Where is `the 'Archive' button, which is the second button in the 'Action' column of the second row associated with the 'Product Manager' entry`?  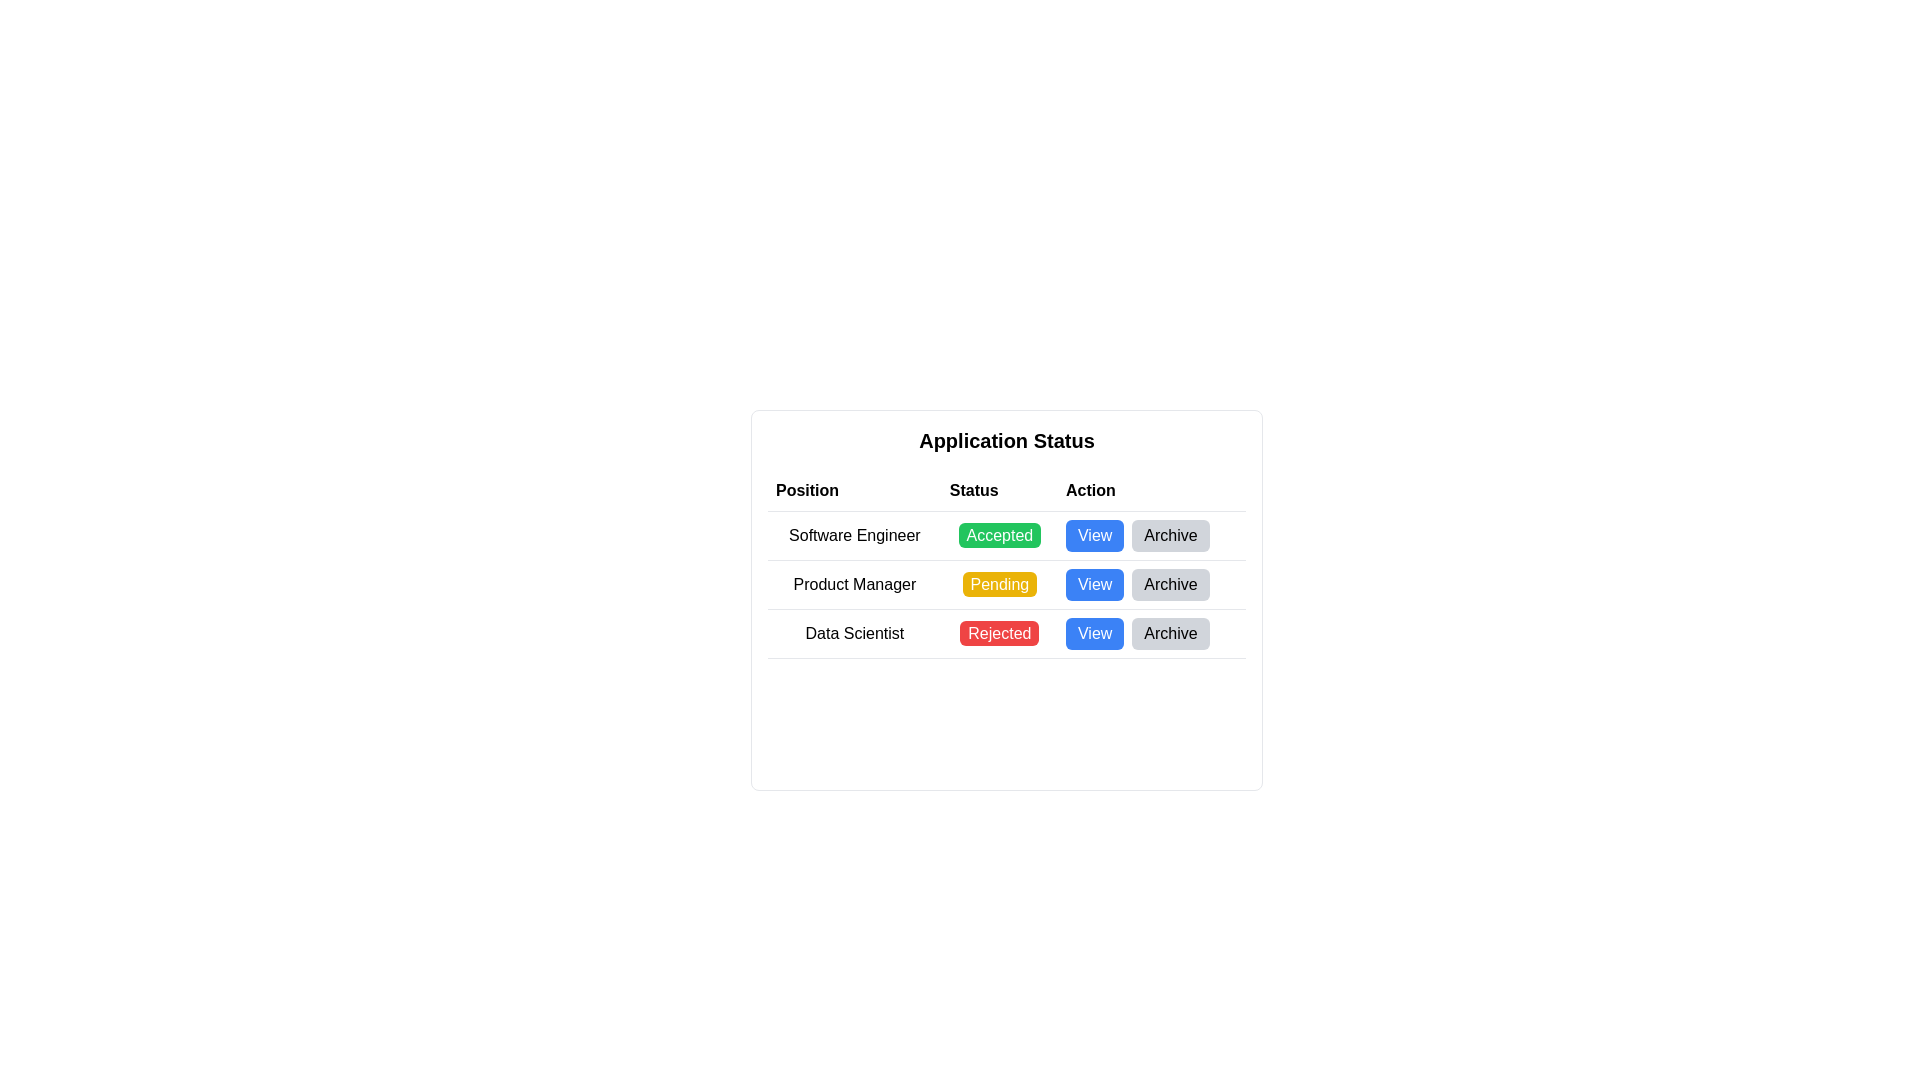
the 'Archive' button, which is the second button in the 'Action' column of the second row associated with the 'Product Manager' entry is located at coordinates (1152, 585).